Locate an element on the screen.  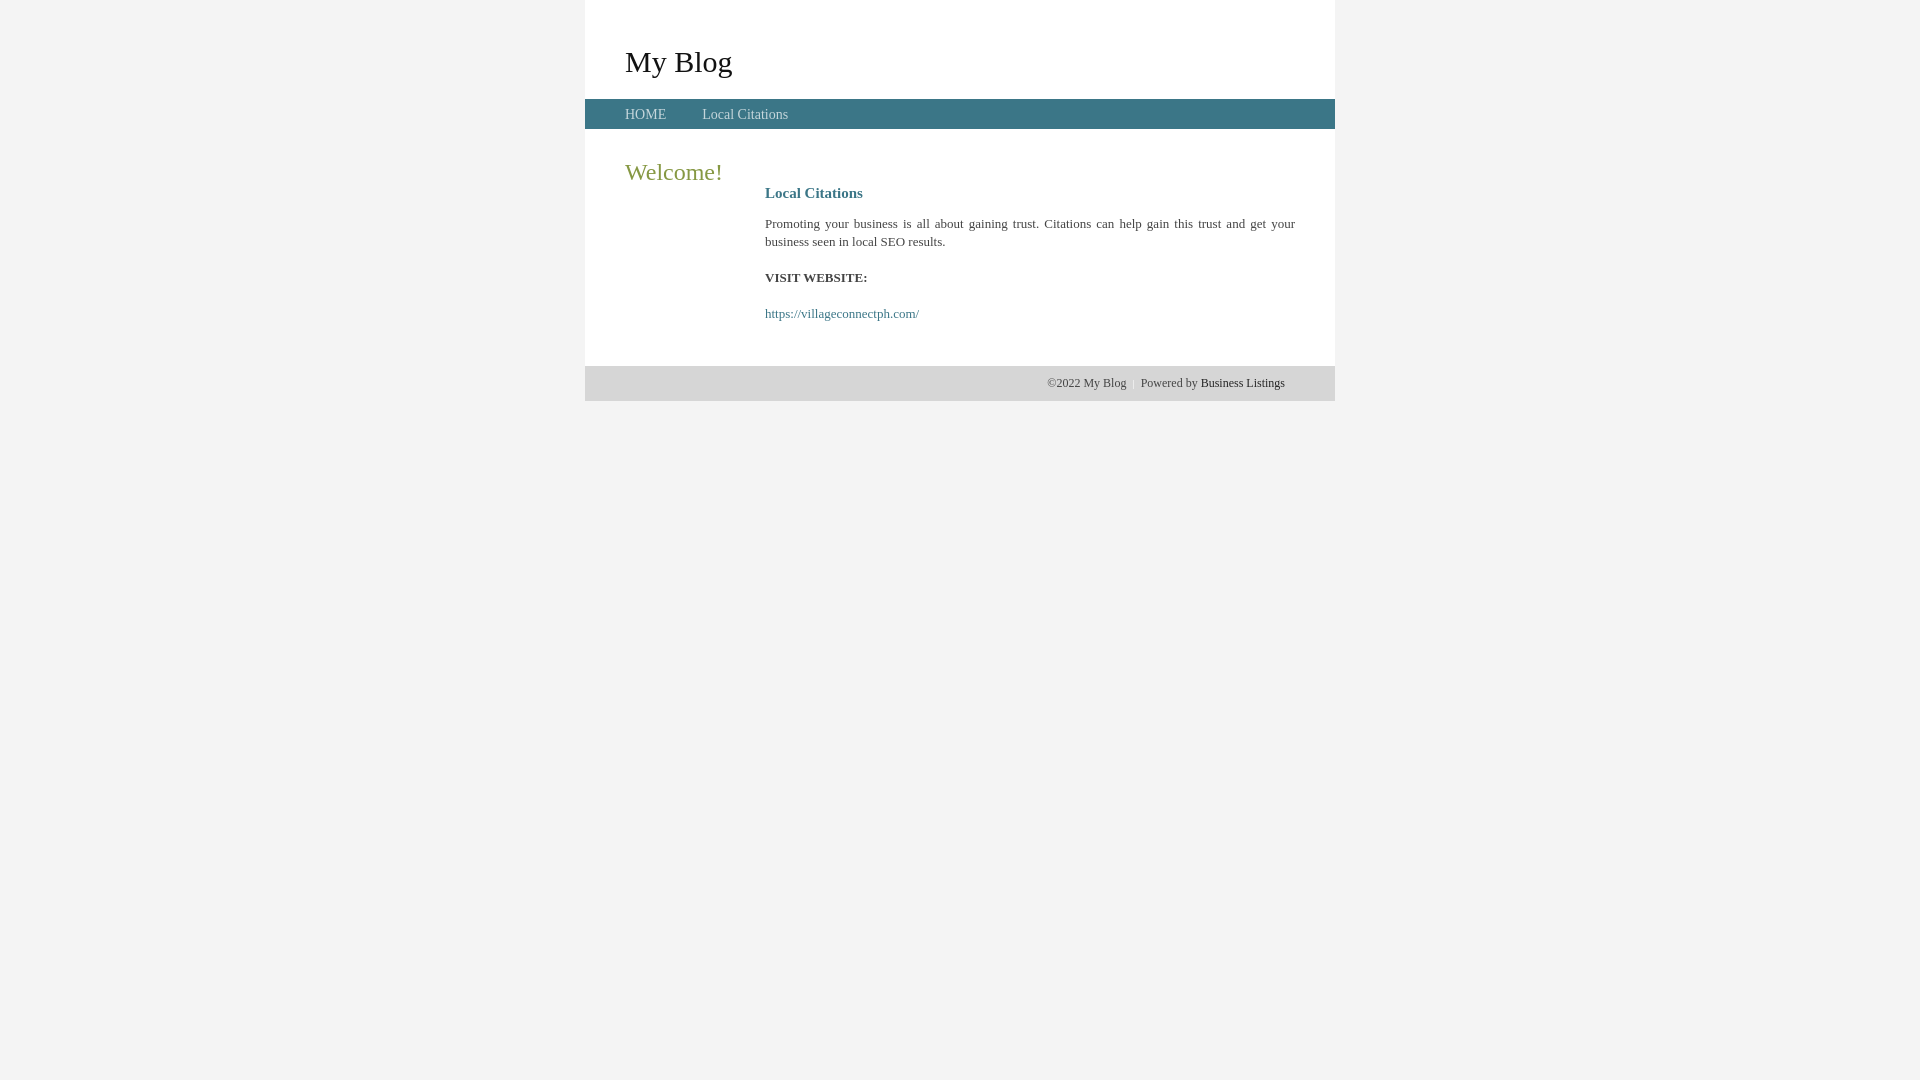
'HOME' is located at coordinates (623, 114).